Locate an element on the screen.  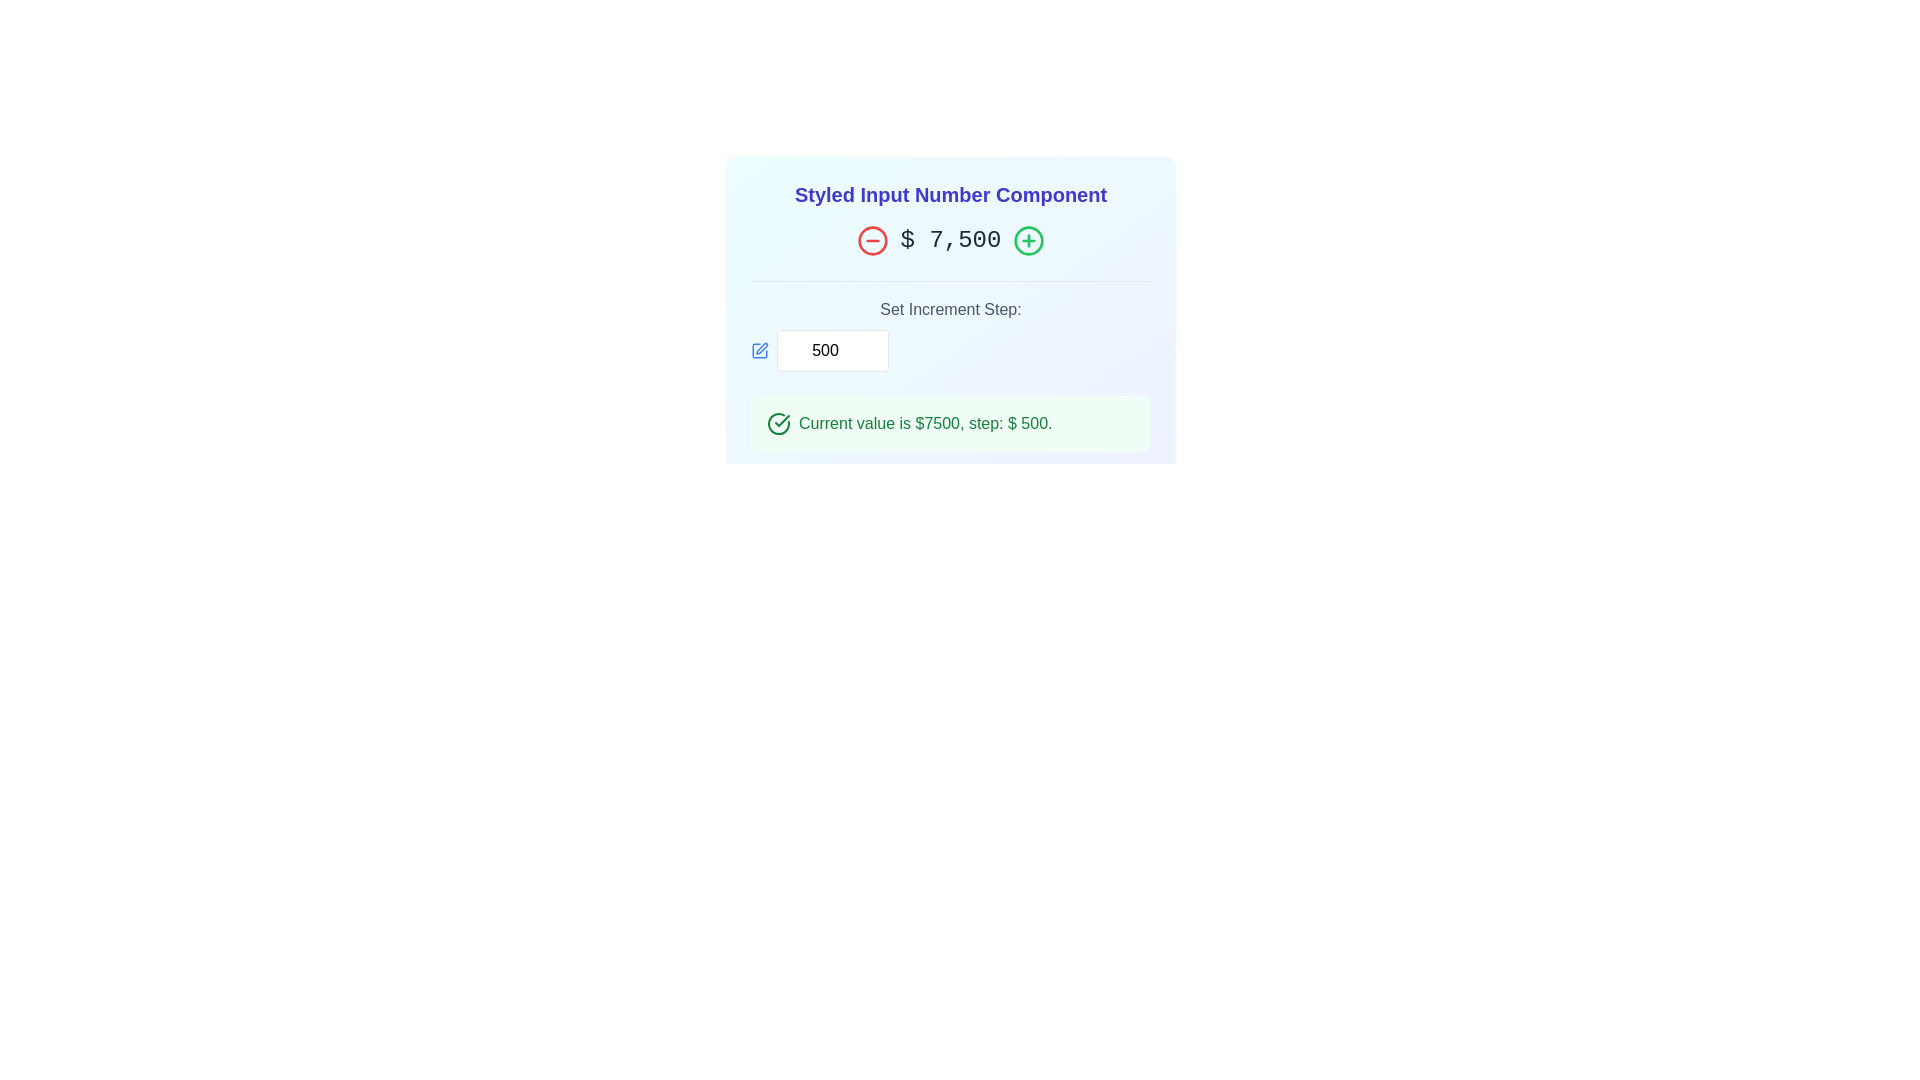
the green checkmark SVG icon inside the green success notification box located at the bottom right of the main component is located at coordinates (777, 423).